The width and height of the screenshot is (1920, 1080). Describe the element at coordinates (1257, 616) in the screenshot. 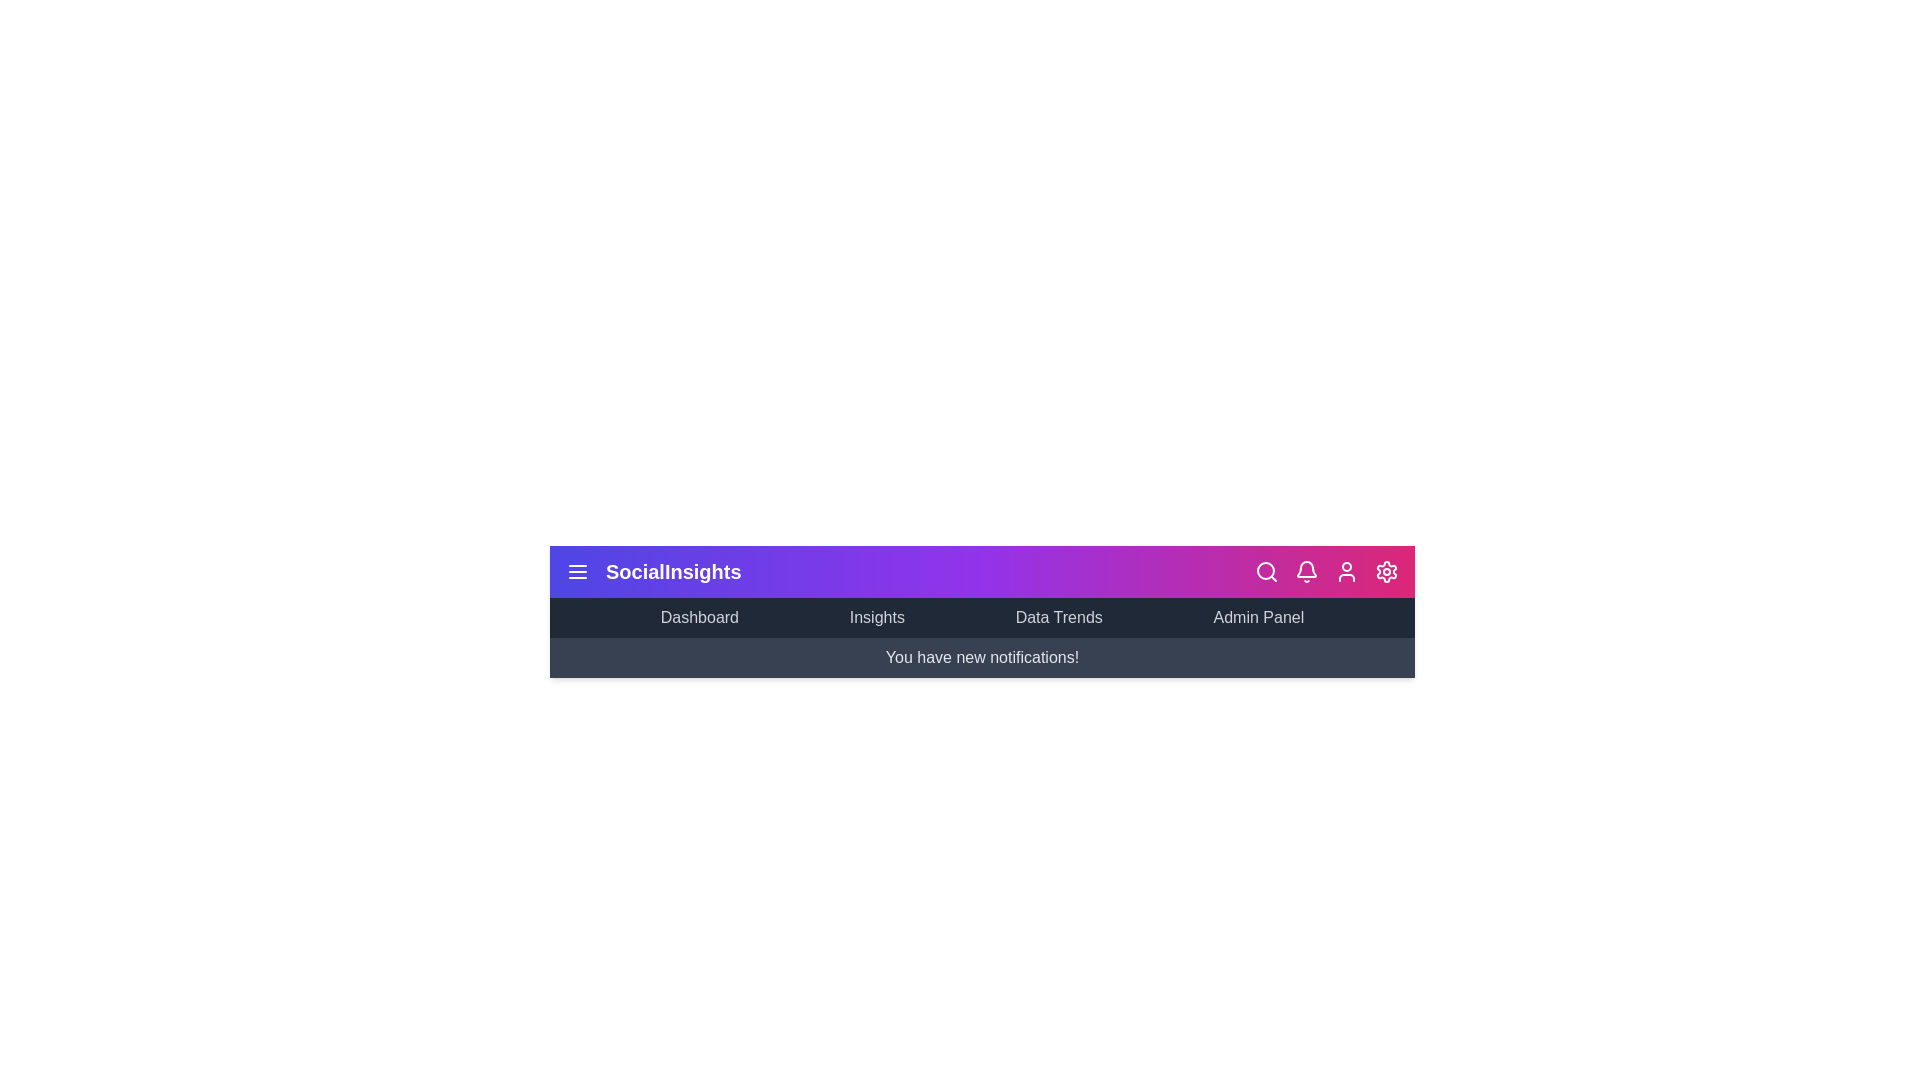

I see `the 'Admin Panel' menu item` at that location.